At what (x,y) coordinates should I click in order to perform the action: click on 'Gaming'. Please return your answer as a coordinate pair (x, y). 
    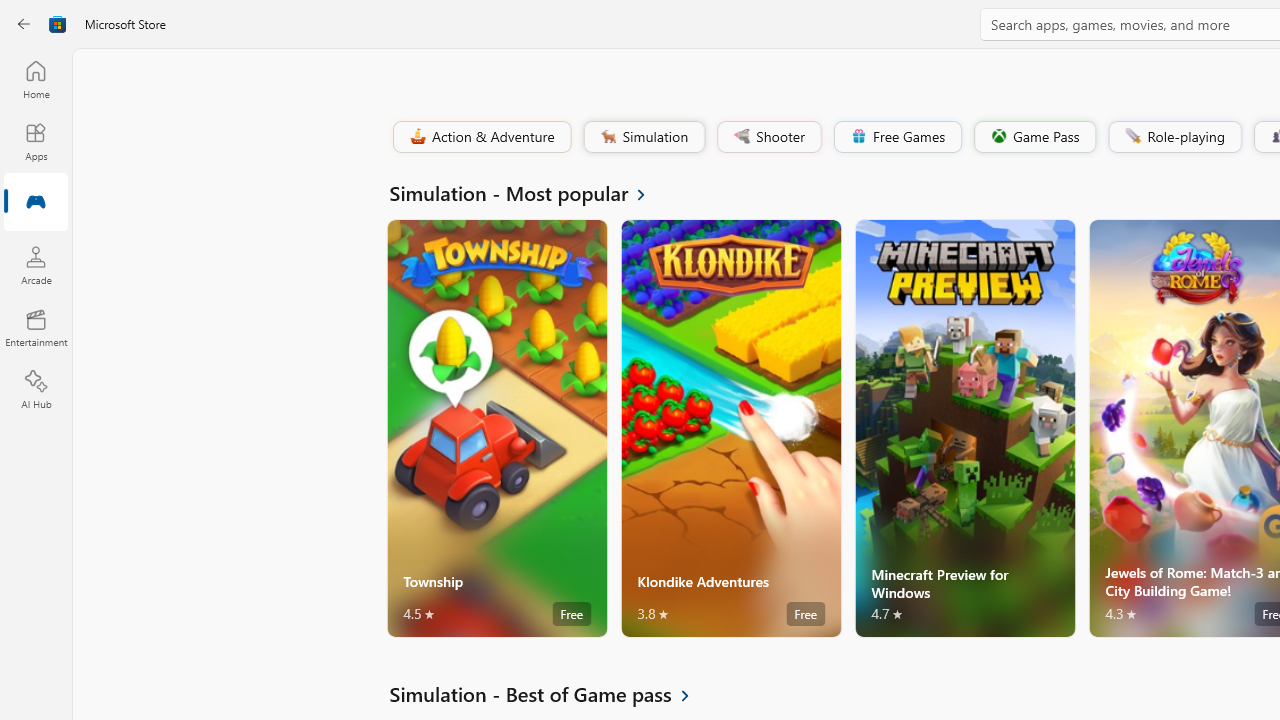
    Looking at the image, I should click on (35, 203).